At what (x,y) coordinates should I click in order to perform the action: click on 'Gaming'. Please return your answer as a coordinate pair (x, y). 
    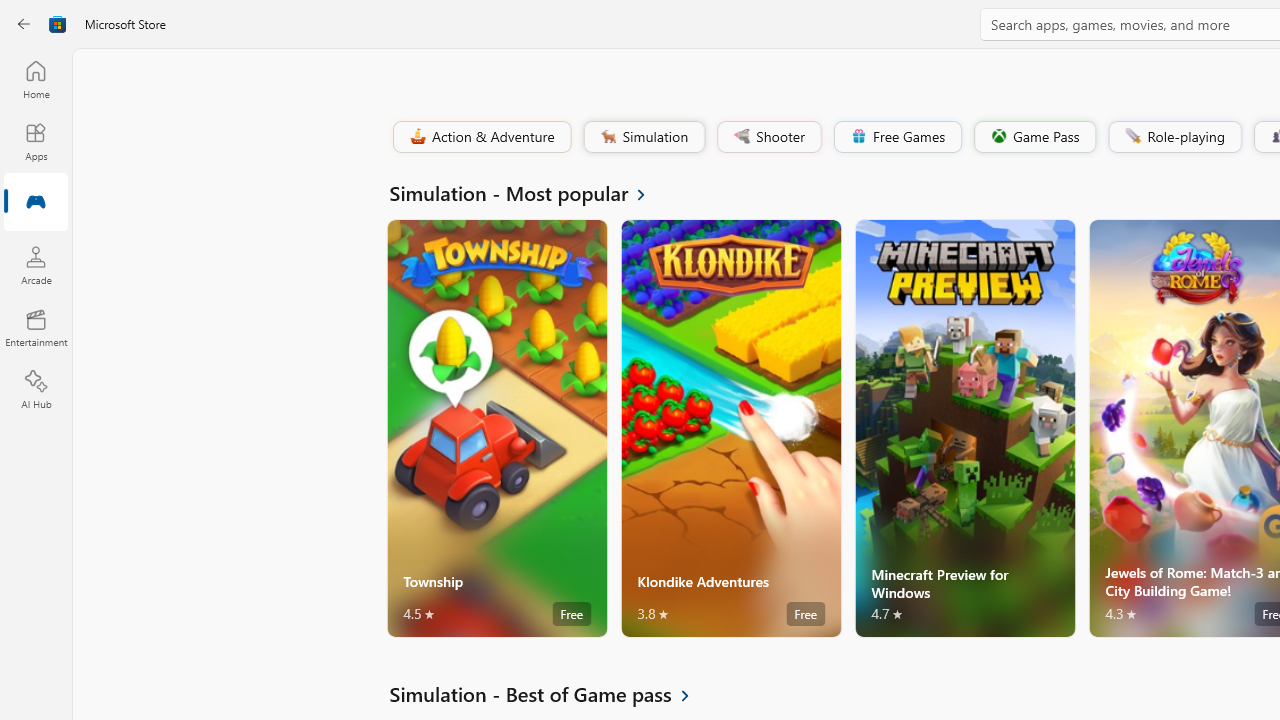
    Looking at the image, I should click on (35, 203).